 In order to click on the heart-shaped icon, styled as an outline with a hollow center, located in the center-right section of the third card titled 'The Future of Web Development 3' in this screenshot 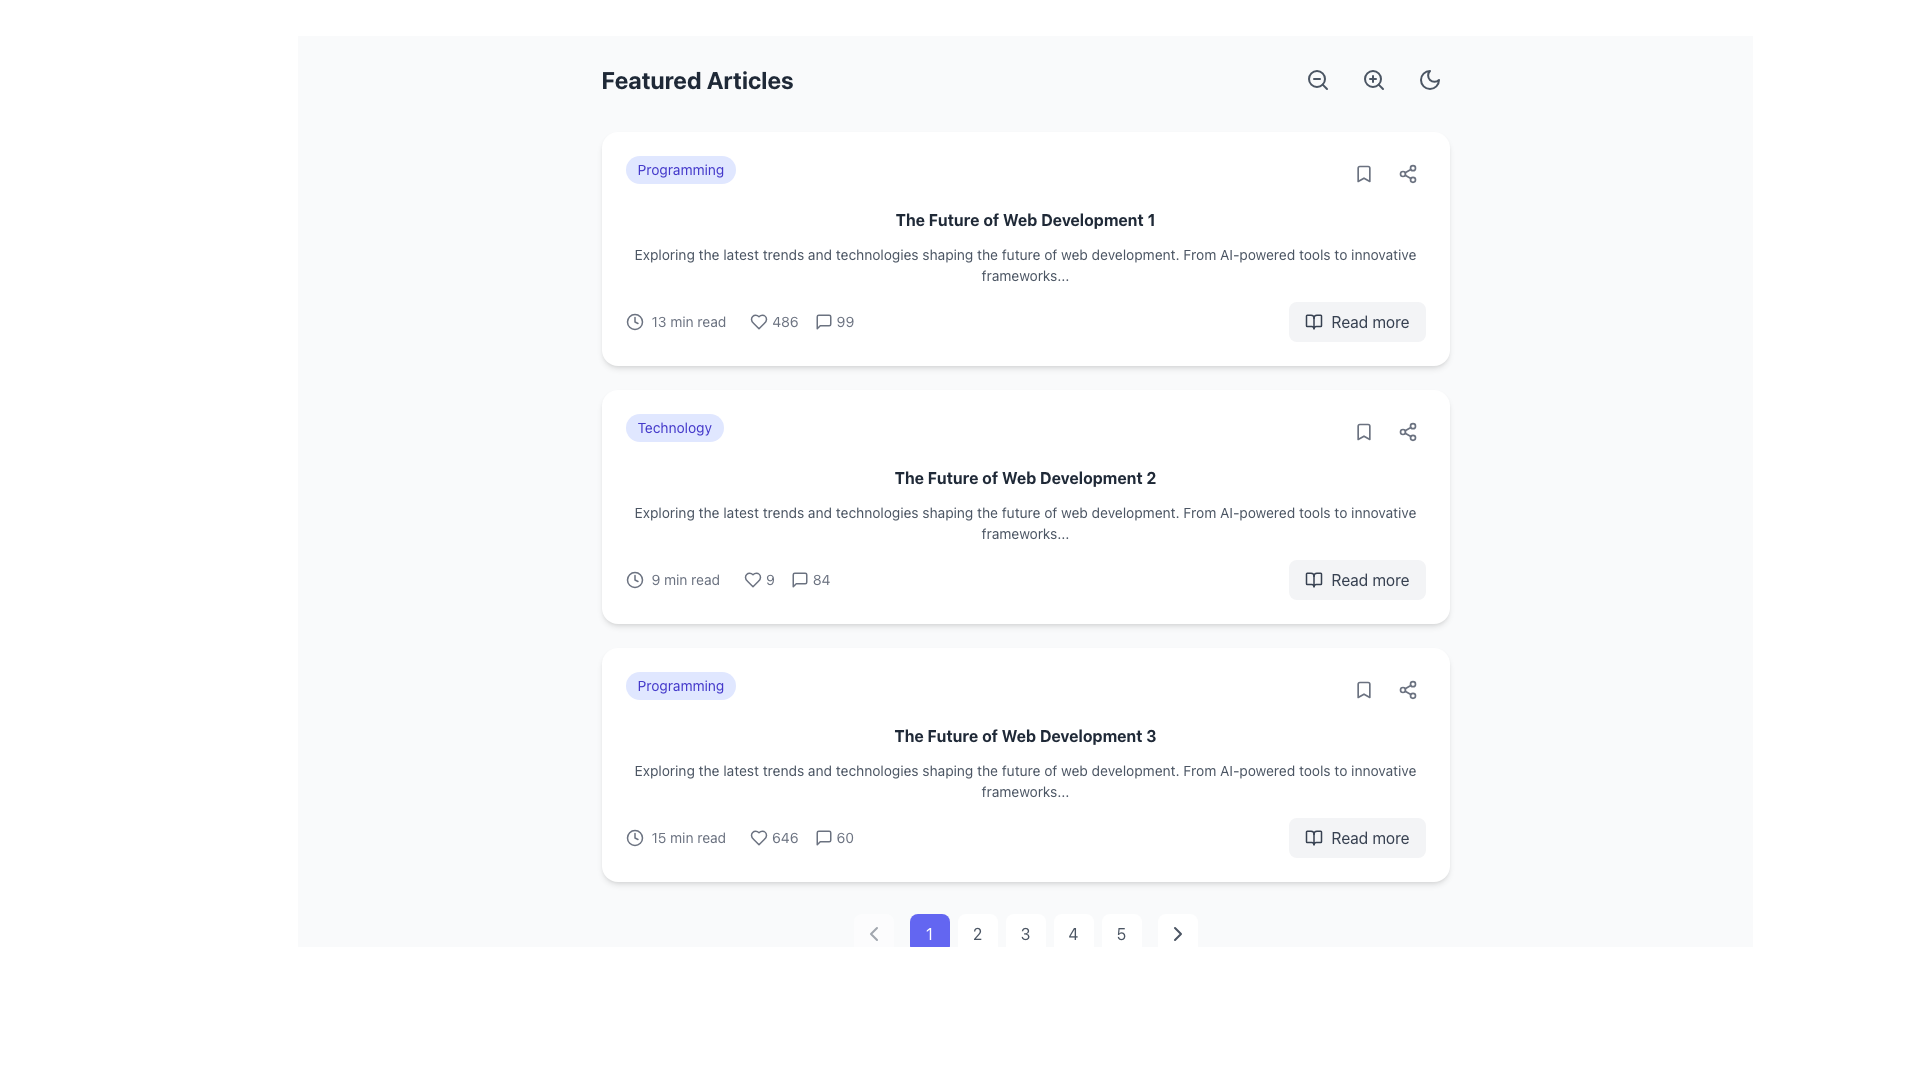, I will do `click(758, 837)`.